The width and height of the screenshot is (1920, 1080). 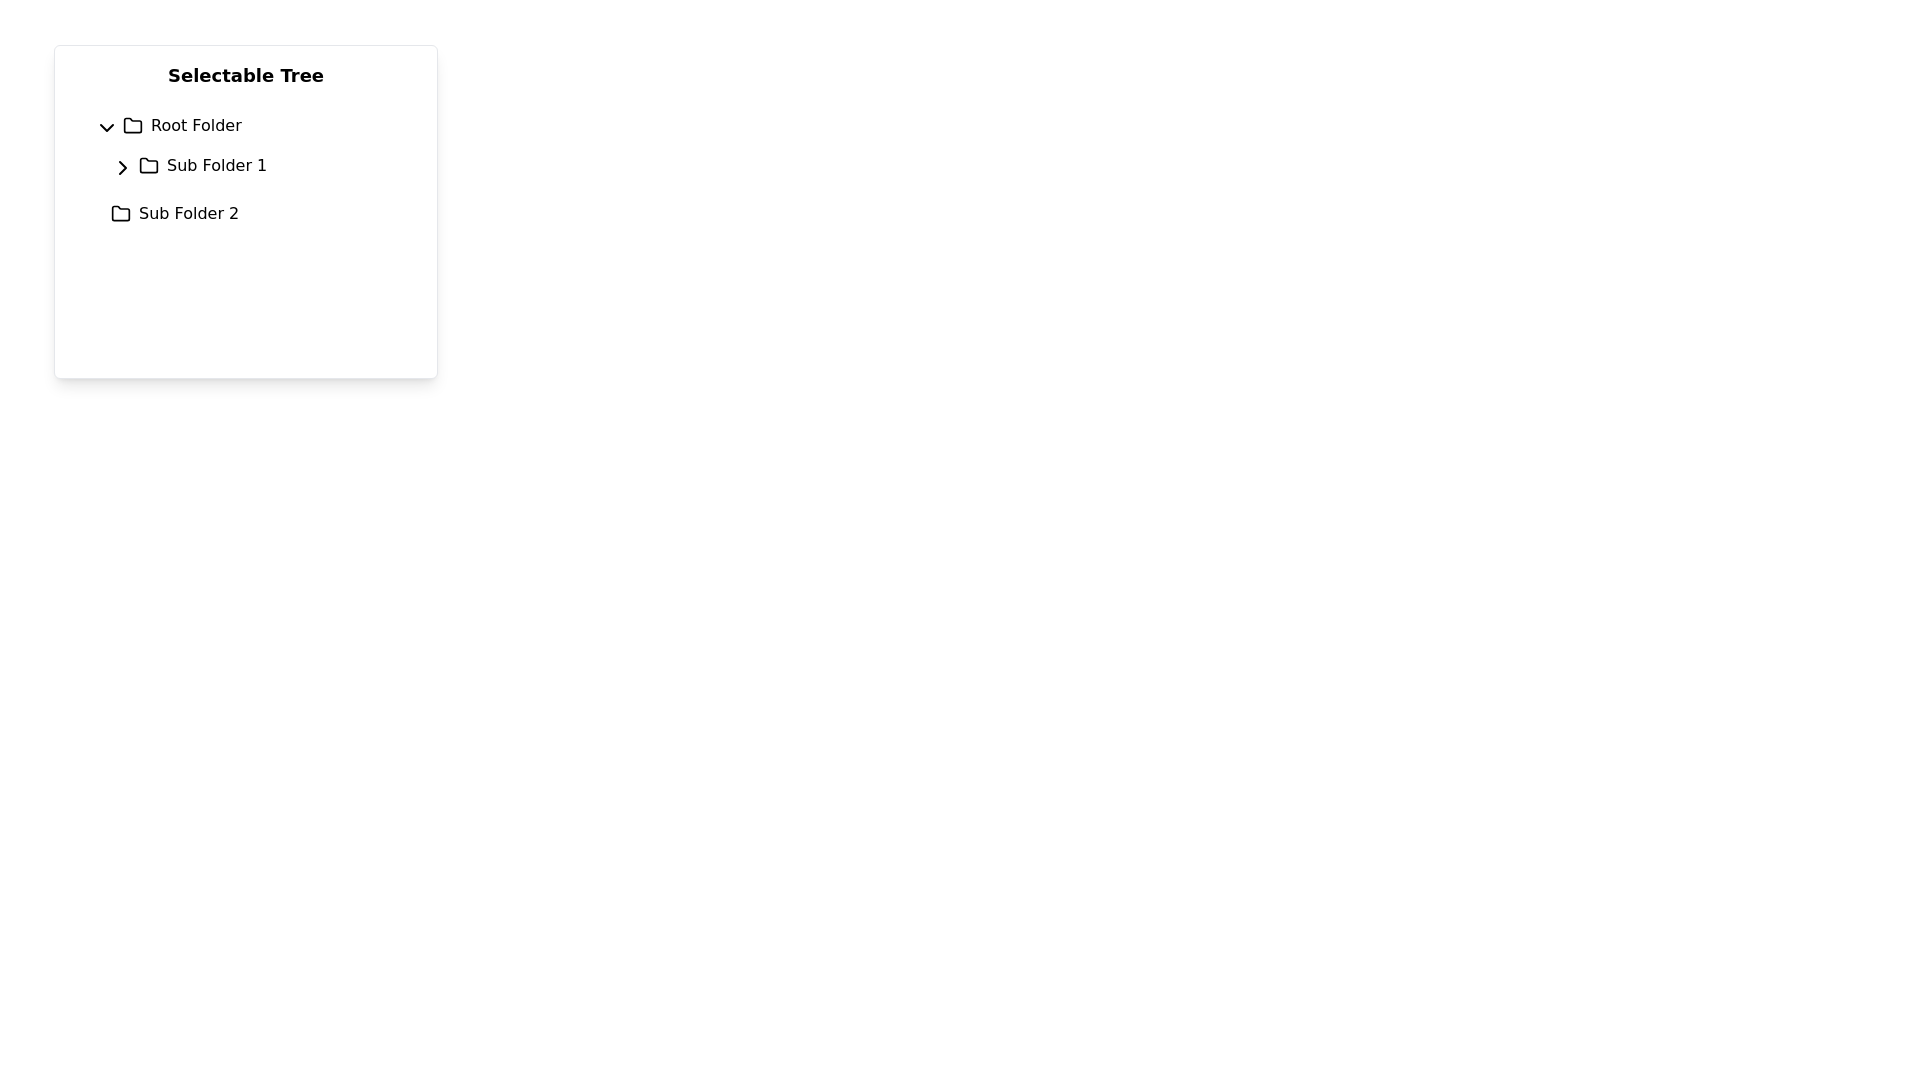 What do you see at coordinates (132, 125) in the screenshot?
I see `the SVG graphic of the folder icon representing the 'Root Folder'` at bounding box center [132, 125].